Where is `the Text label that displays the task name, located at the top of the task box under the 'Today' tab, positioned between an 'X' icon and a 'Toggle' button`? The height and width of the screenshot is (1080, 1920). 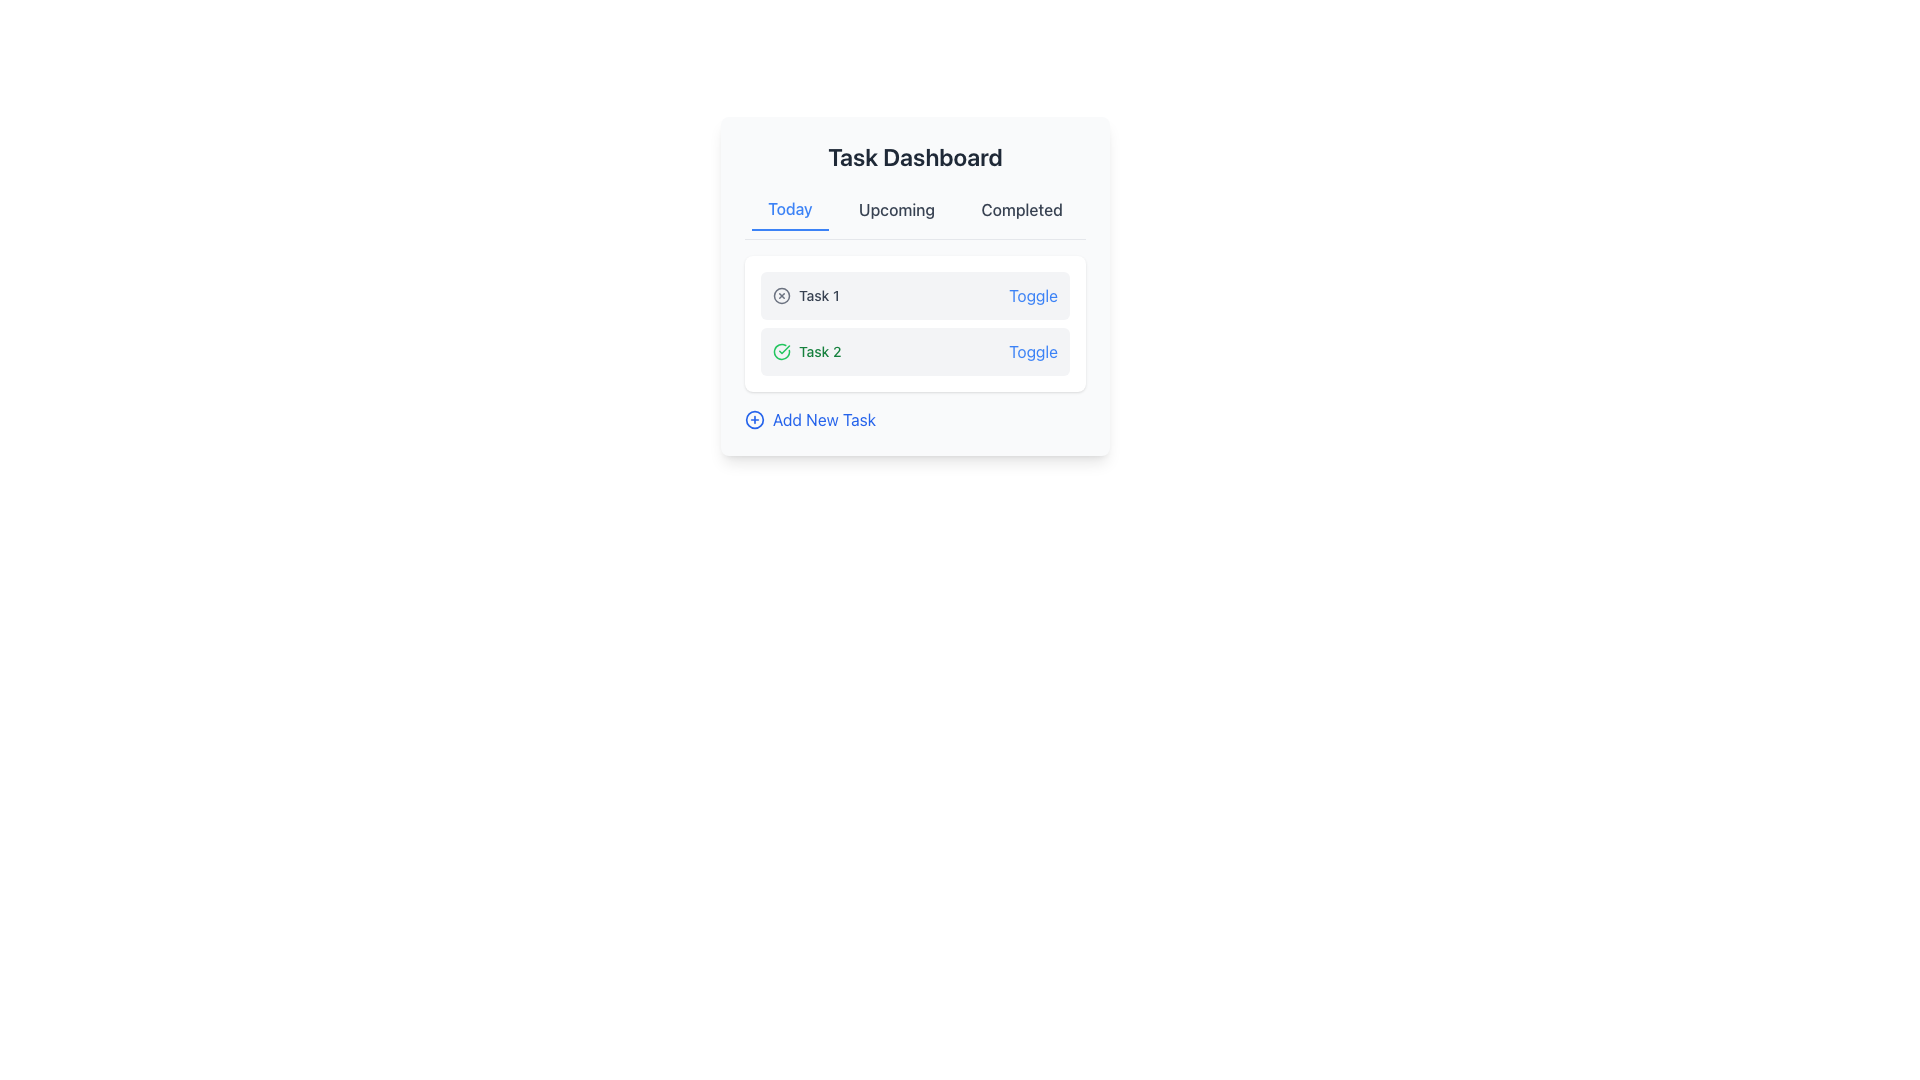
the Text label that displays the task name, located at the top of the task box under the 'Today' tab, positioned between an 'X' icon and a 'Toggle' button is located at coordinates (806, 296).